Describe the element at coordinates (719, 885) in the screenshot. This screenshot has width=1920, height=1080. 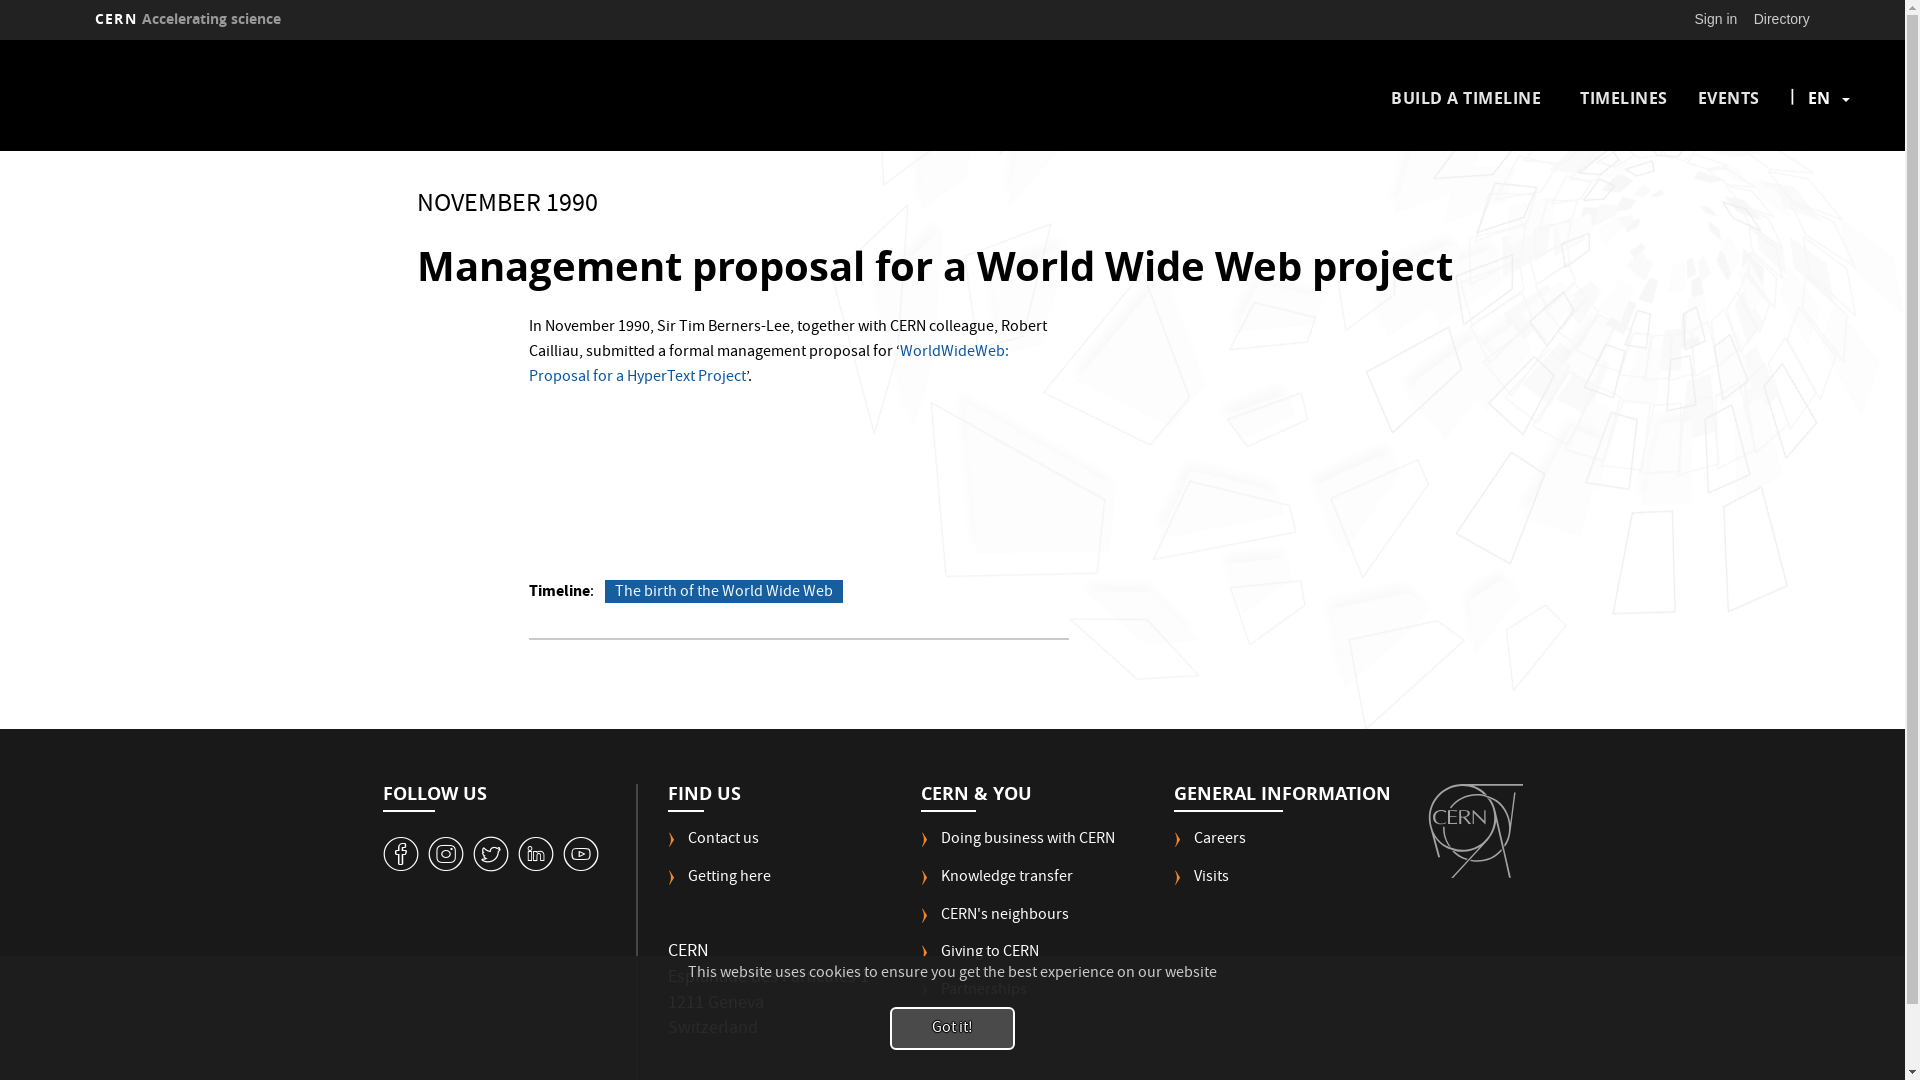
I see `'Getting here'` at that location.